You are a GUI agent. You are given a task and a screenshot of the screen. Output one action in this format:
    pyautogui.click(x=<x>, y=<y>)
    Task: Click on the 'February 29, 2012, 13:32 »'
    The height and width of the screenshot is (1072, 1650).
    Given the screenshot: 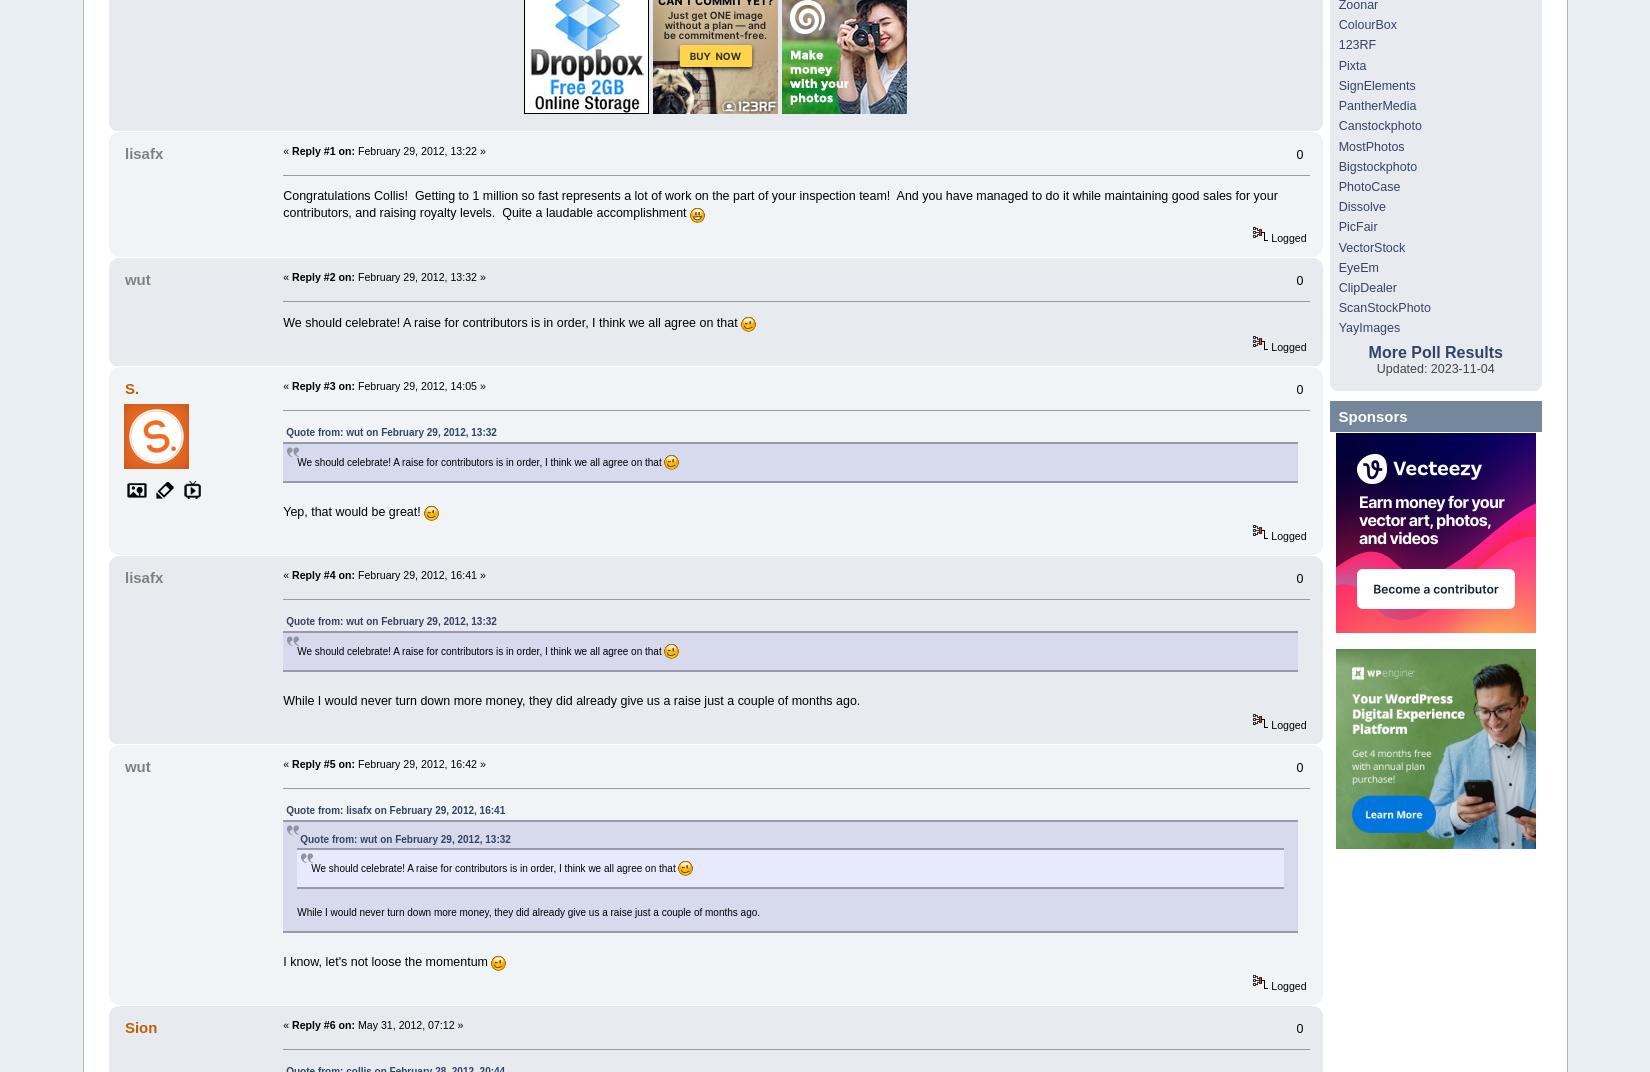 What is the action you would take?
    pyautogui.click(x=418, y=276)
    